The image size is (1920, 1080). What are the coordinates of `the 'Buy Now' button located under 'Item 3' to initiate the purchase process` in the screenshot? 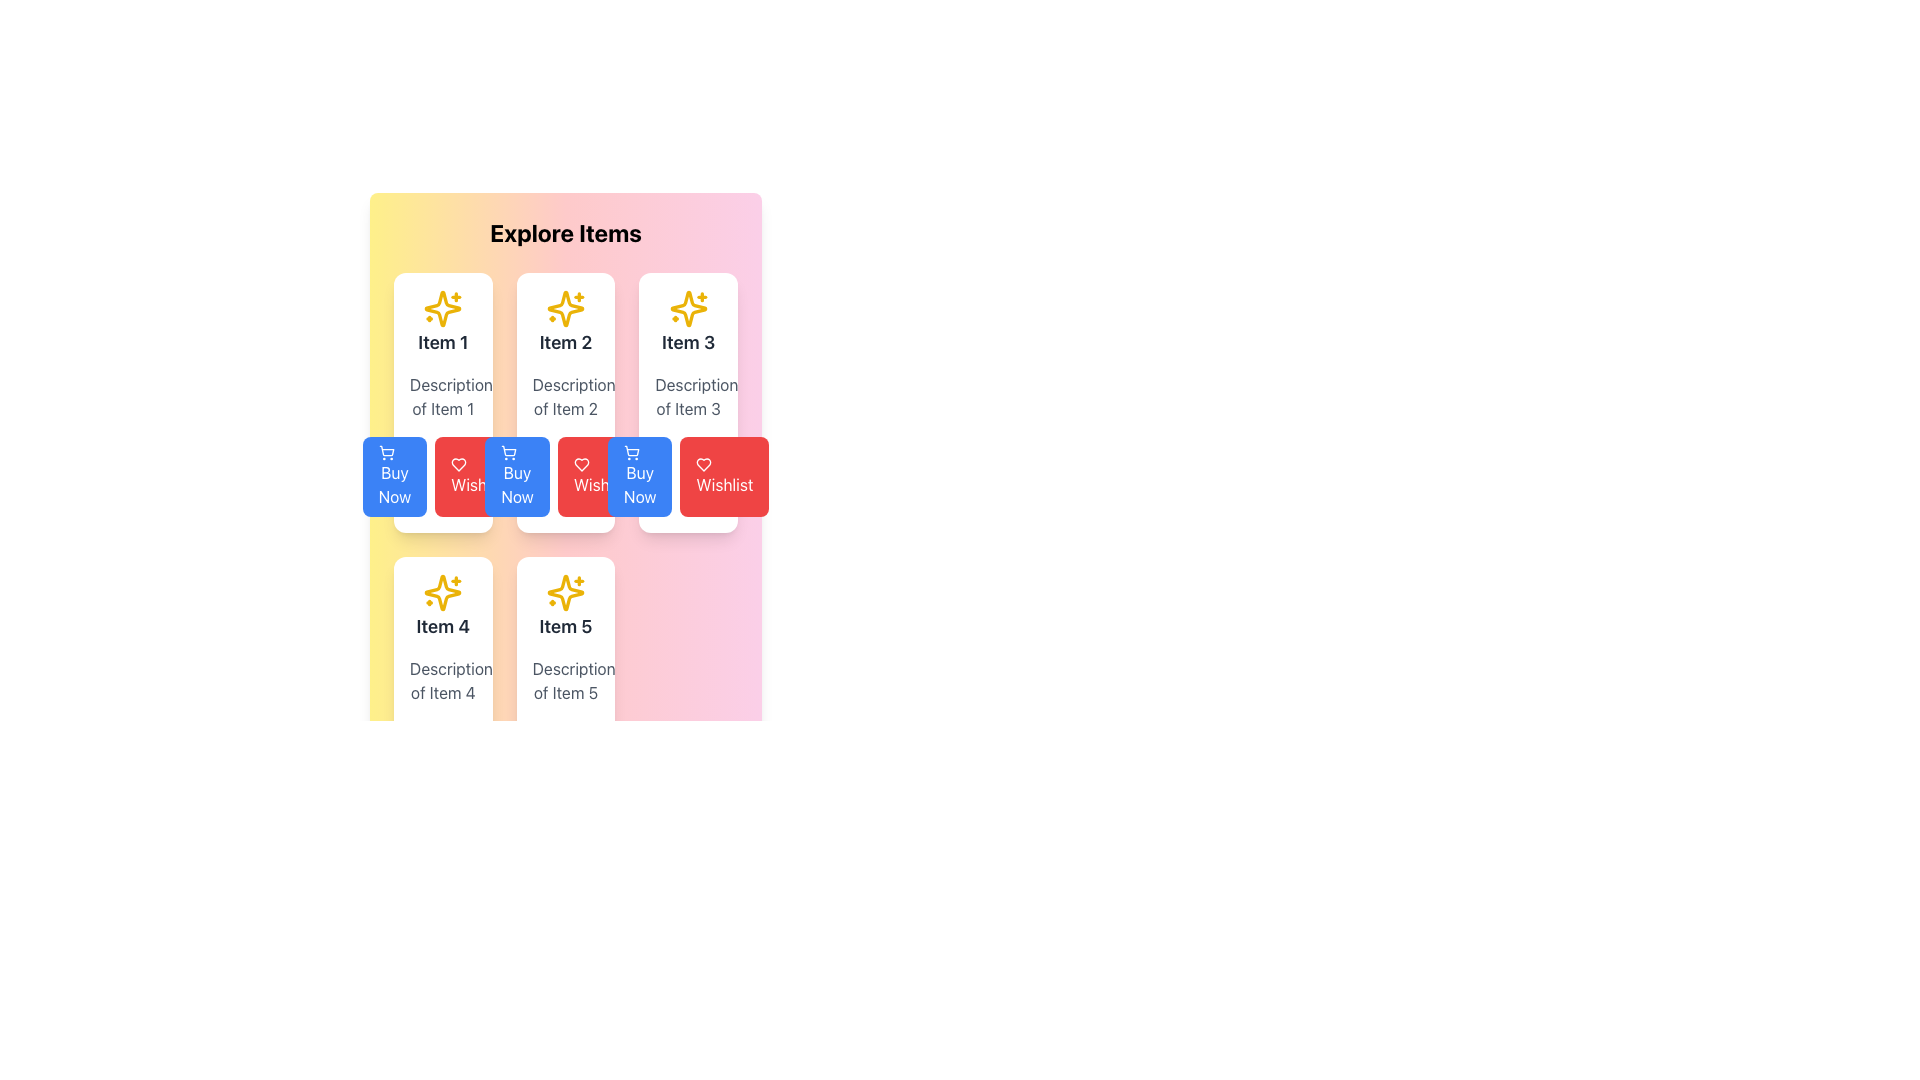 It's located at (640, 477).